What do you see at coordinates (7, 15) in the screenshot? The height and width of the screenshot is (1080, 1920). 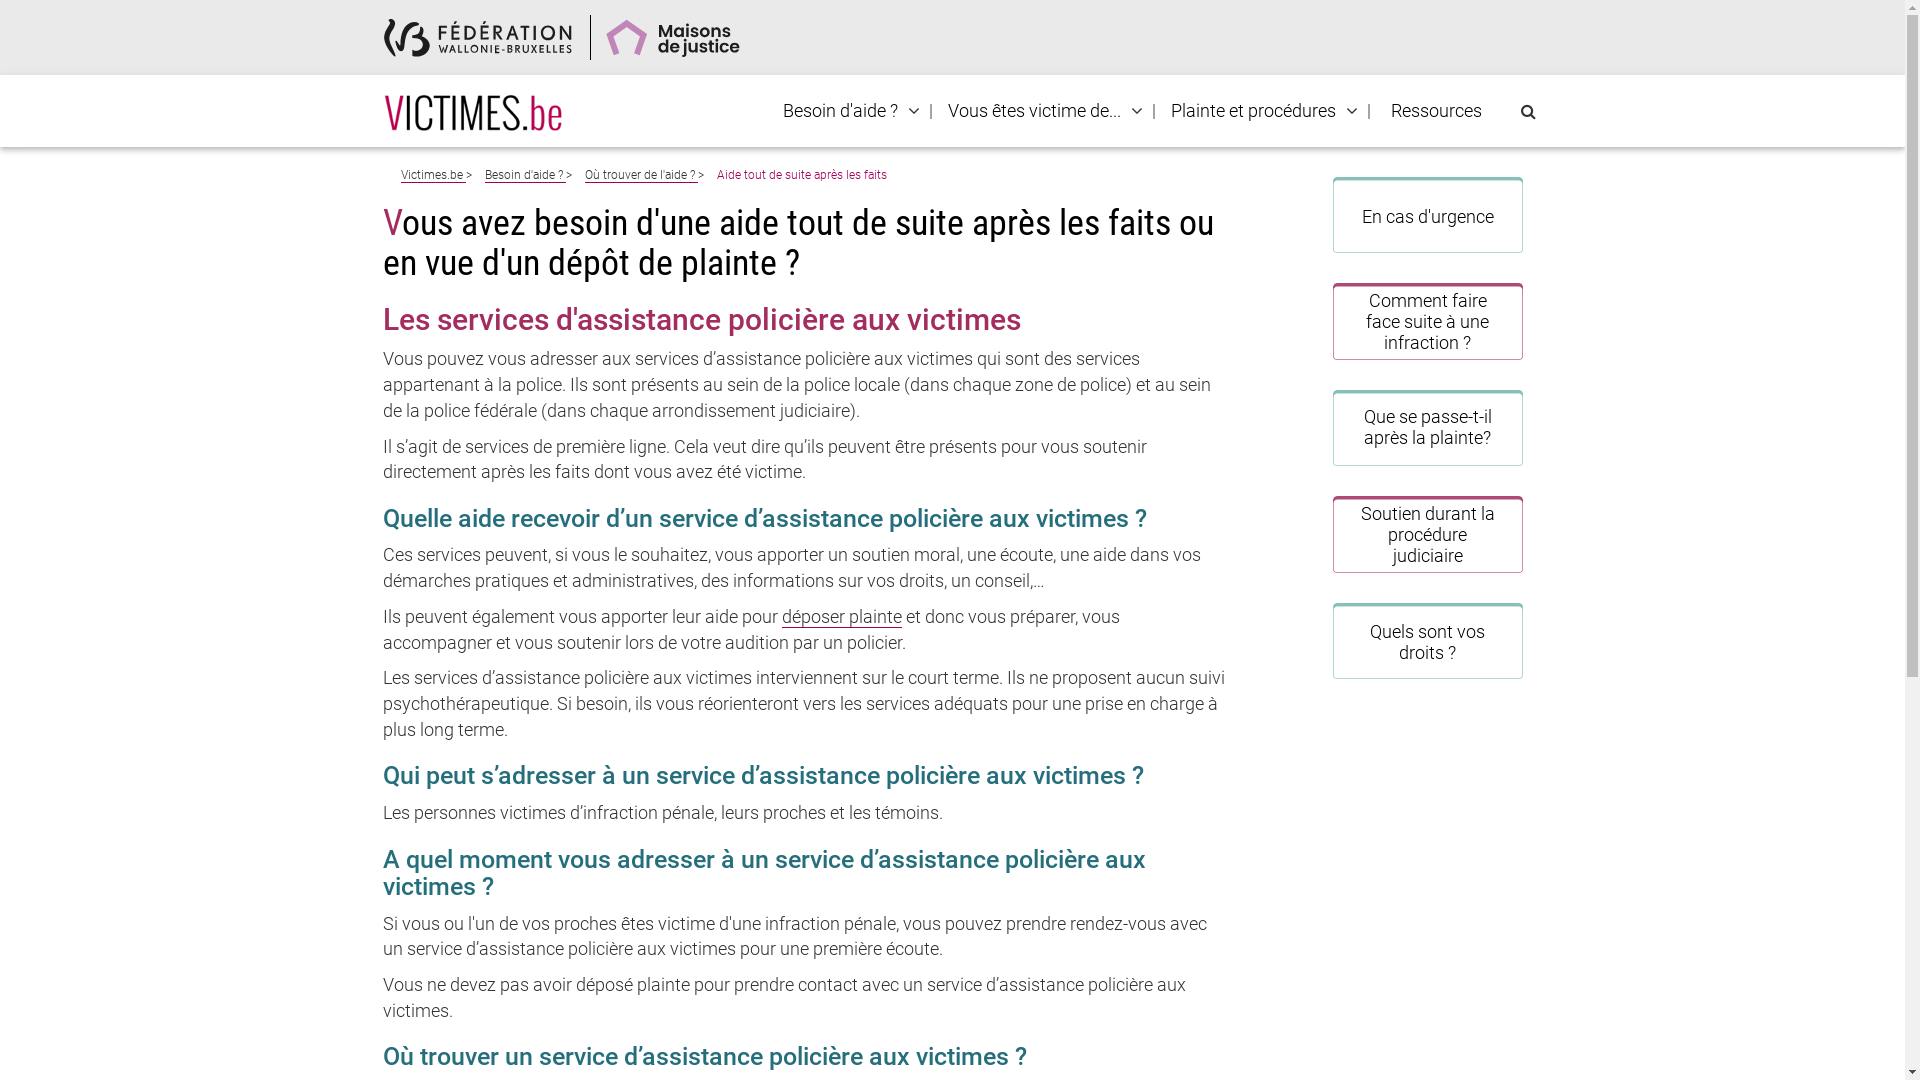 I see `'Recherche'` at bounding box center [7, 15].